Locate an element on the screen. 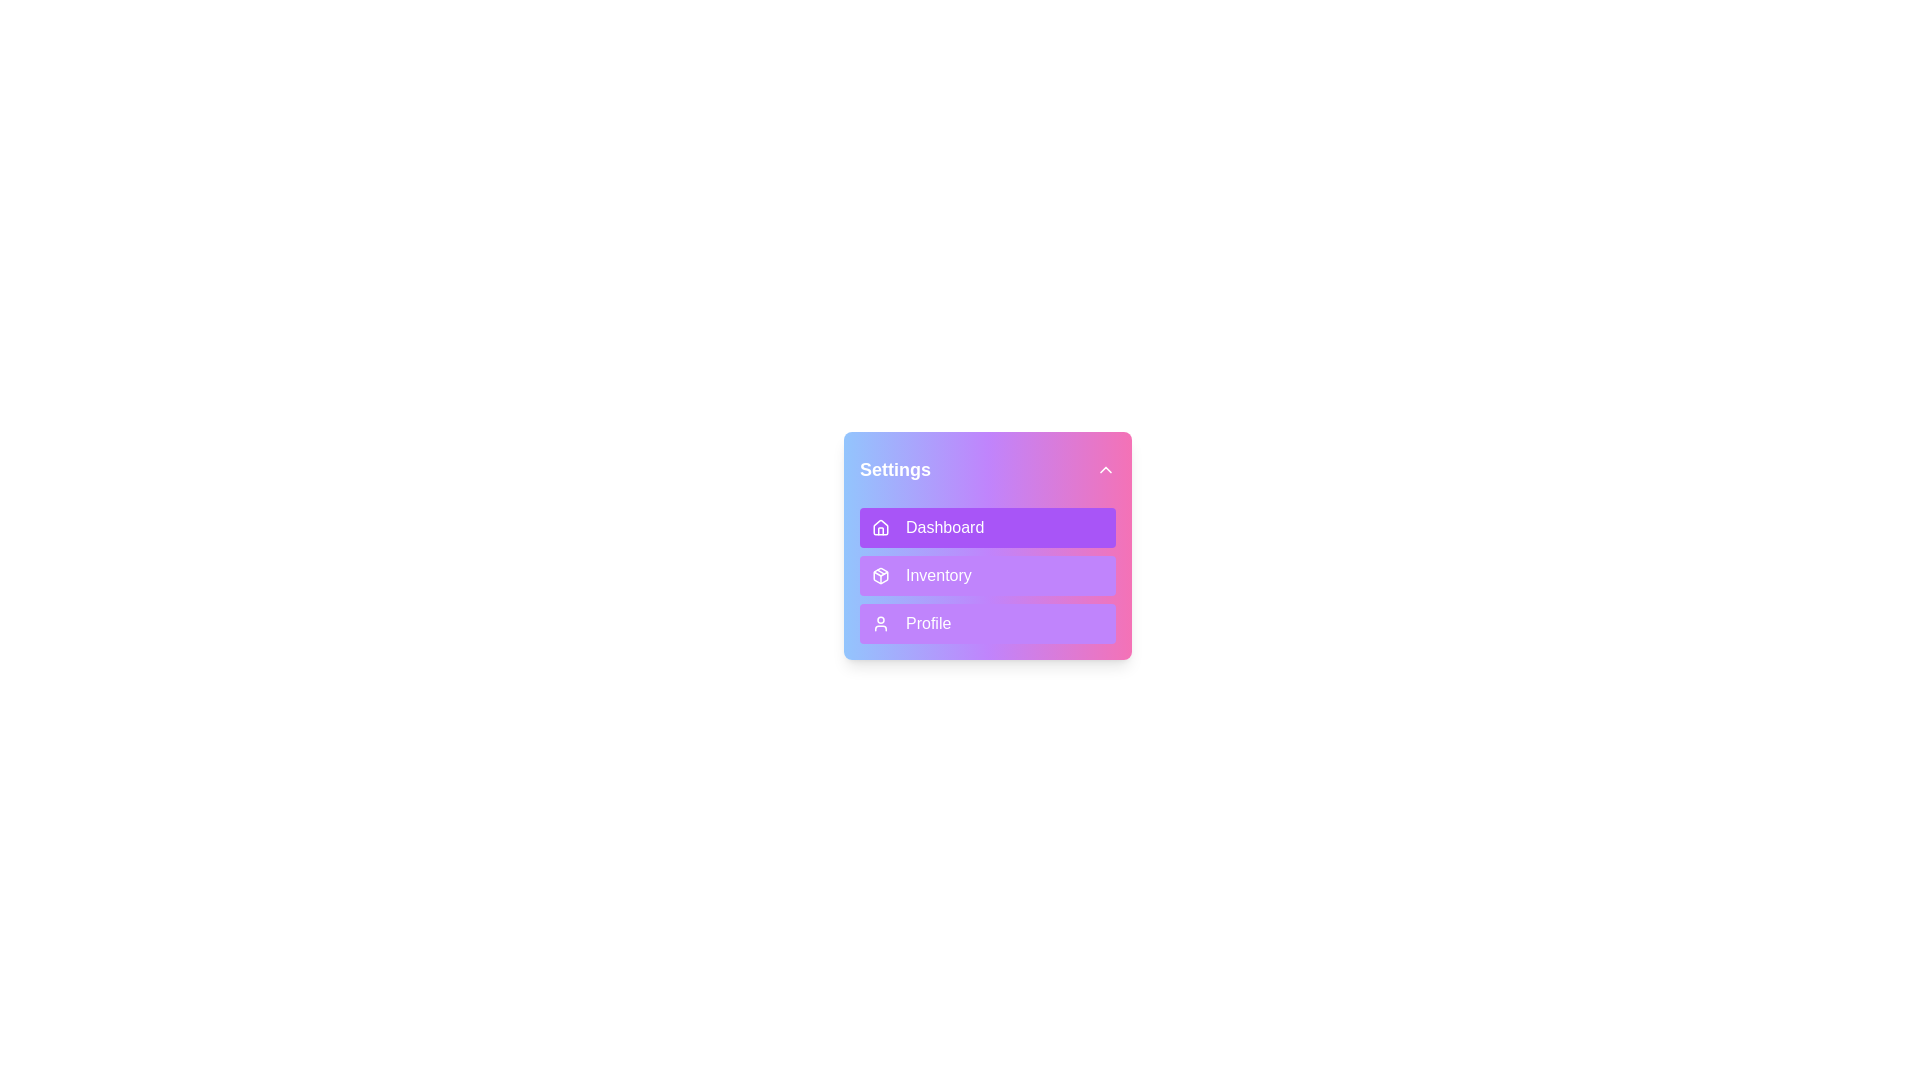 This screenshot has height=1080, width=1920. the icon of the menu item Inventory is located at coordinates (880, 575).